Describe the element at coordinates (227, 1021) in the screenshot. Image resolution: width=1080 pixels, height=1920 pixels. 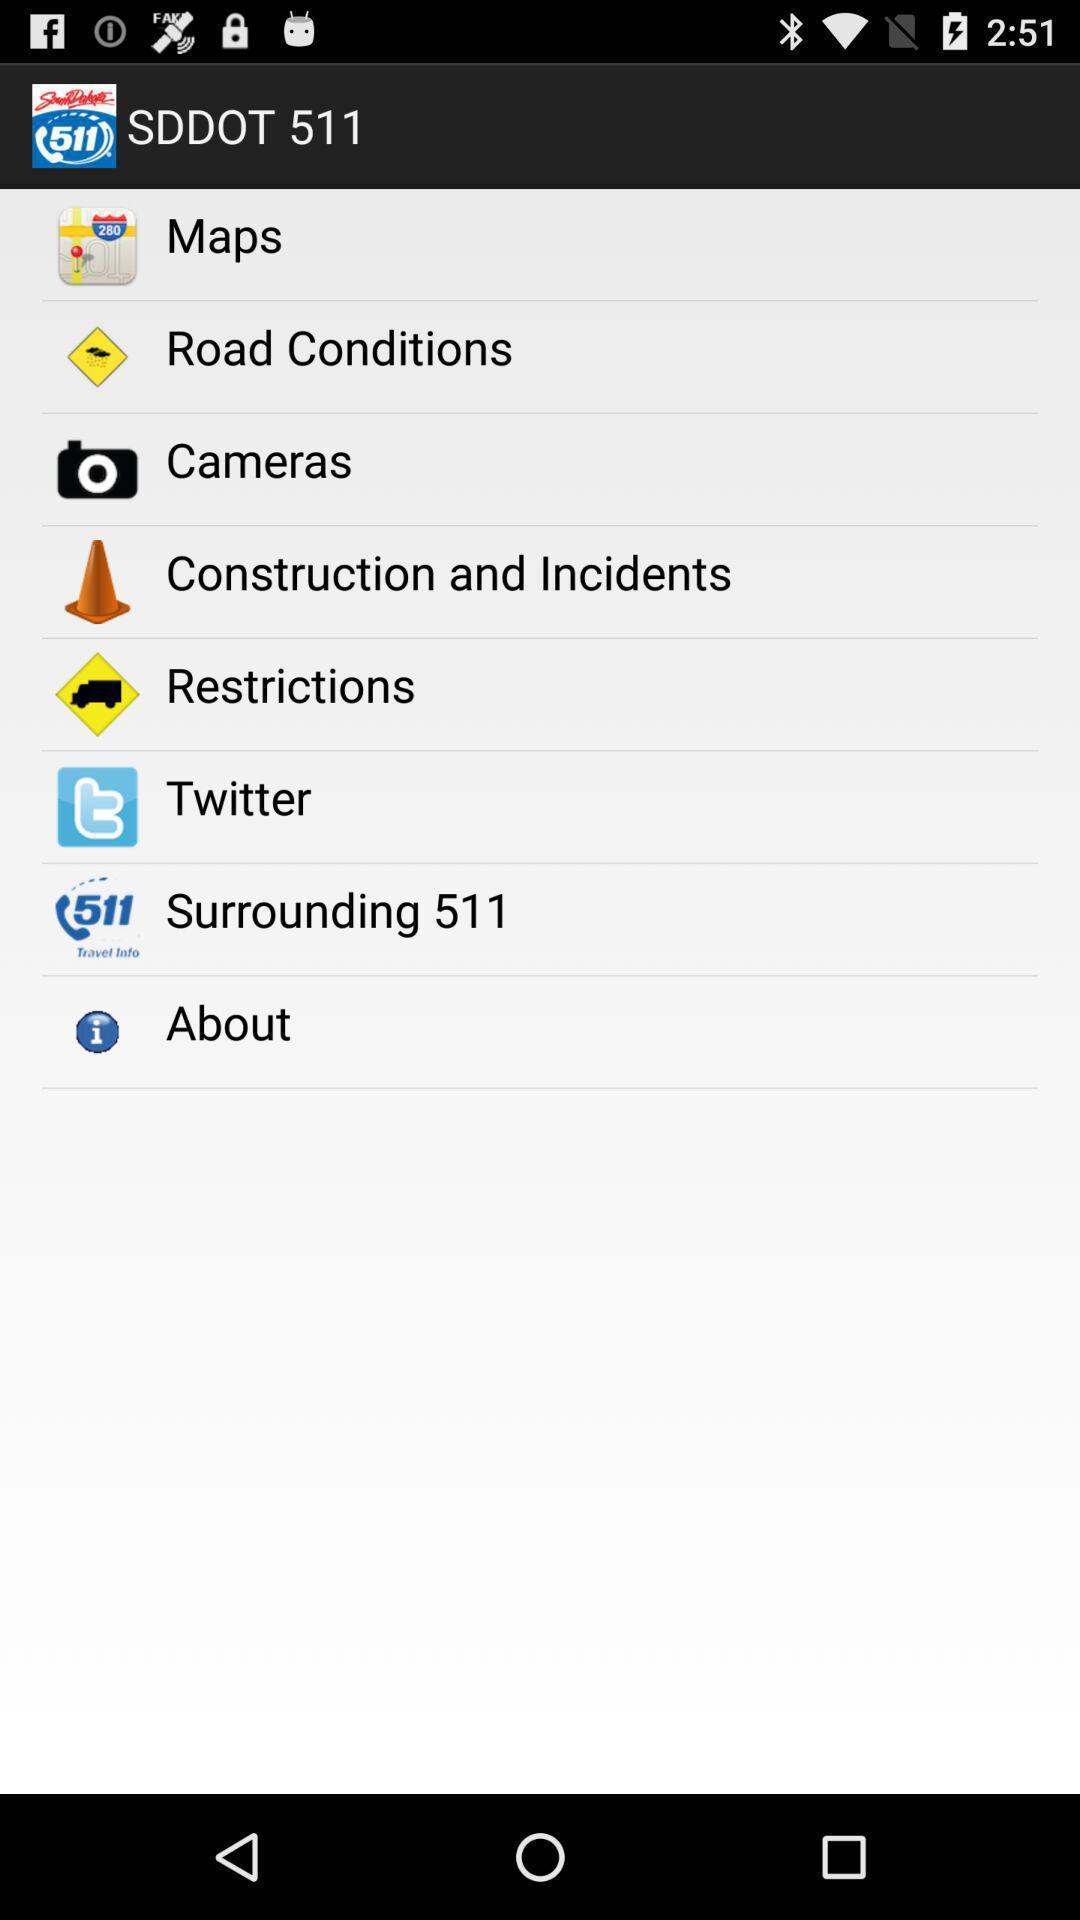
I see `the about` at that location.